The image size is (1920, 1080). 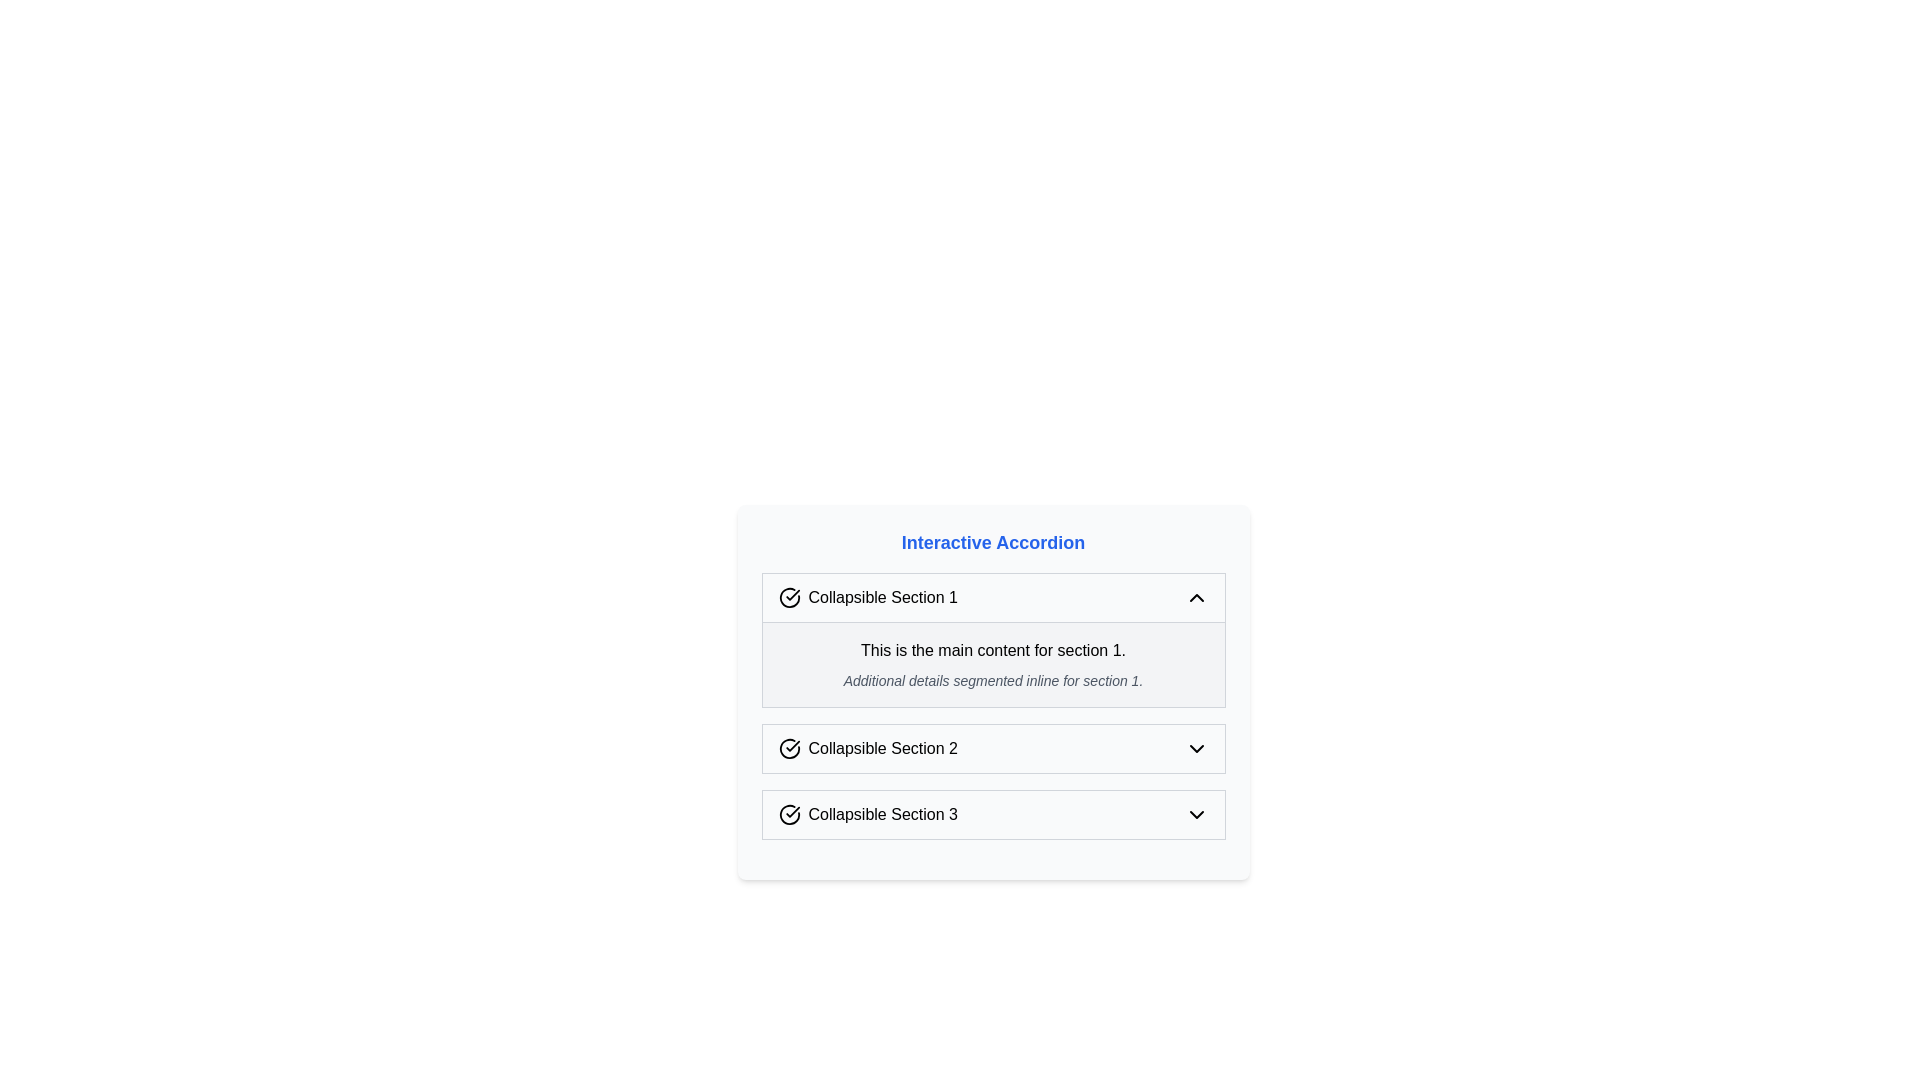 I want to click on the SVG icon component located at the leftmost side of the header for the collapsible section titled 'Collapsible Section 2', so click(x=788, y=748).